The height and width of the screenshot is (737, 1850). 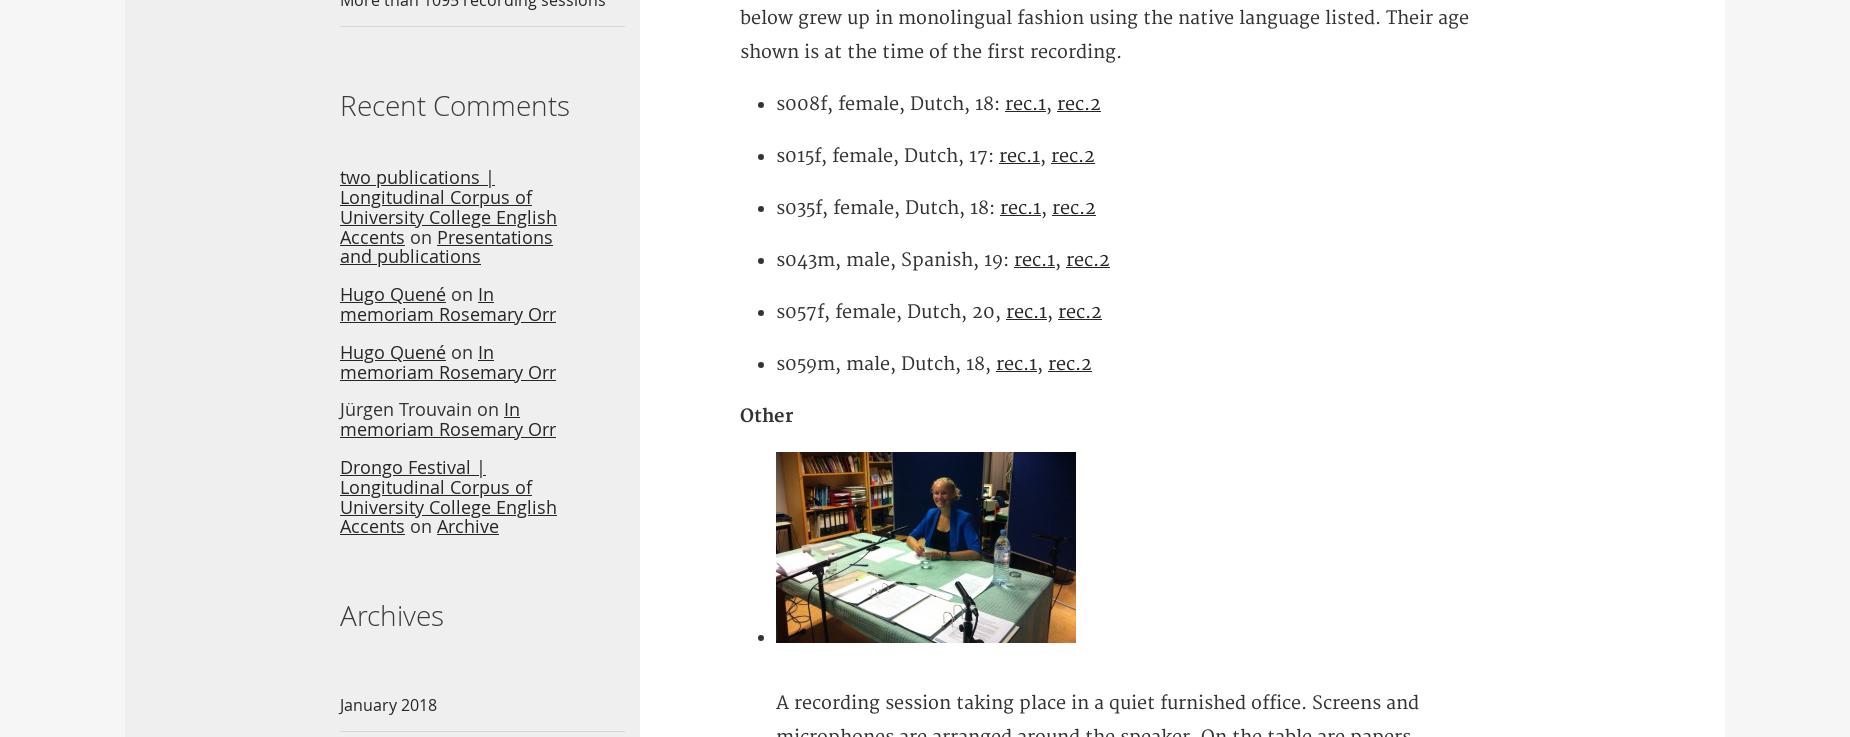 I want to click on 's043m, male, Spanish, 19:', so click(x=776, y=259).